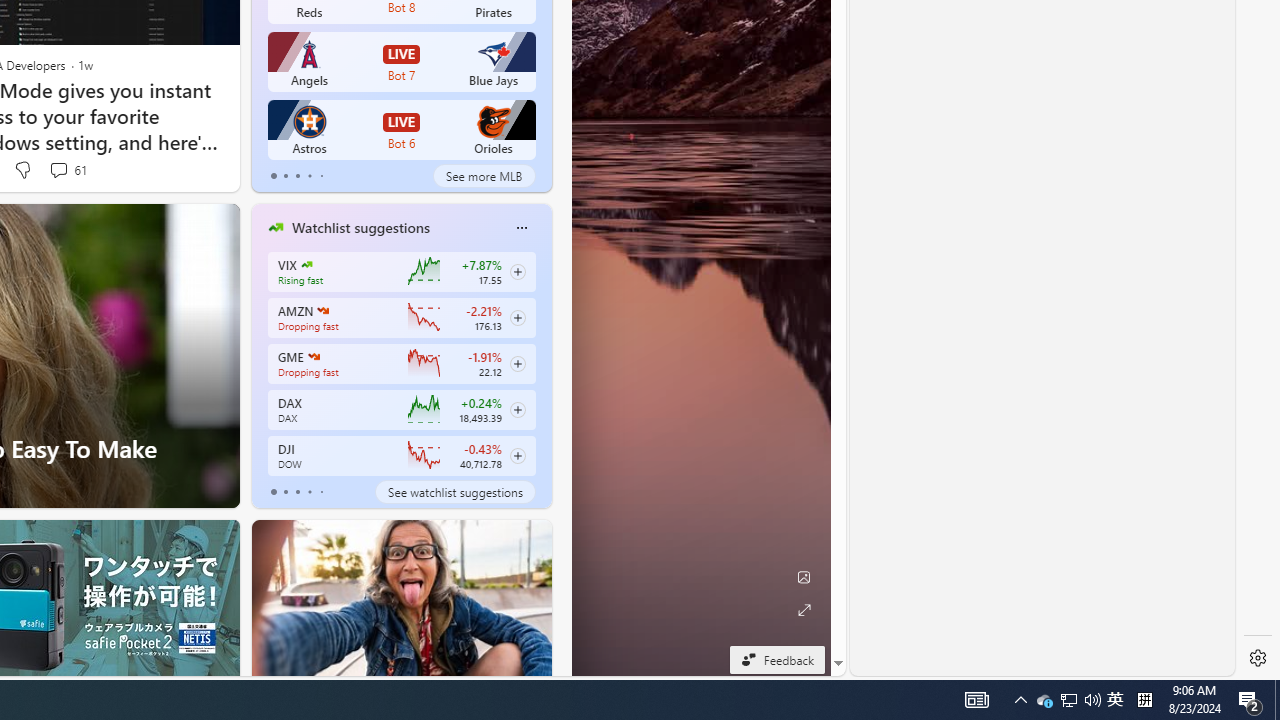 The height and width of the screenshot is (720, 1280). What do you see at coordinates (484, 175) in the screenshot?
I see `'See more MLB'` at bounding box center [484, 175].